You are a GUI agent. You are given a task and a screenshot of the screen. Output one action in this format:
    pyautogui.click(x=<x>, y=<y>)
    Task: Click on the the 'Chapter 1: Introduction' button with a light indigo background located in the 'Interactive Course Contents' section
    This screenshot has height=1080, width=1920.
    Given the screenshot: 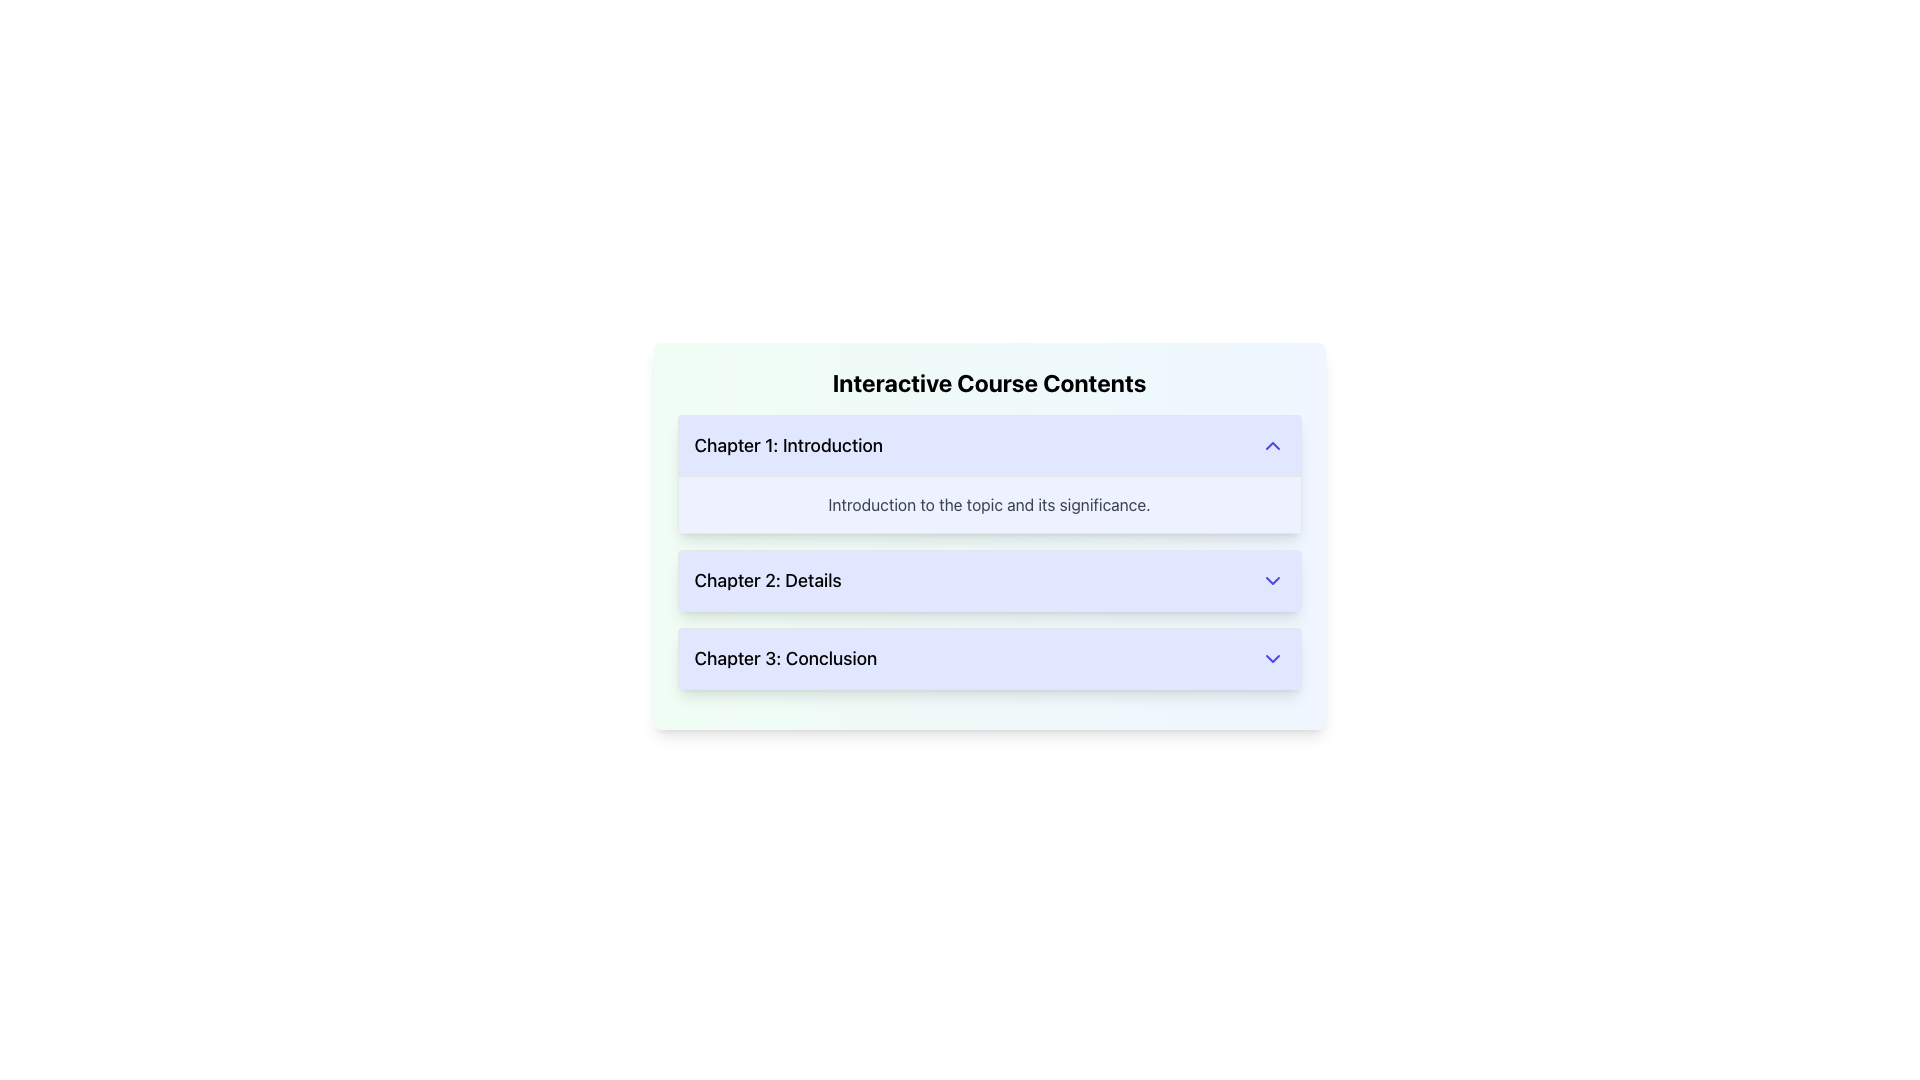 What is the action you would take?
    pyautogui.click(x=989, y=445)
    